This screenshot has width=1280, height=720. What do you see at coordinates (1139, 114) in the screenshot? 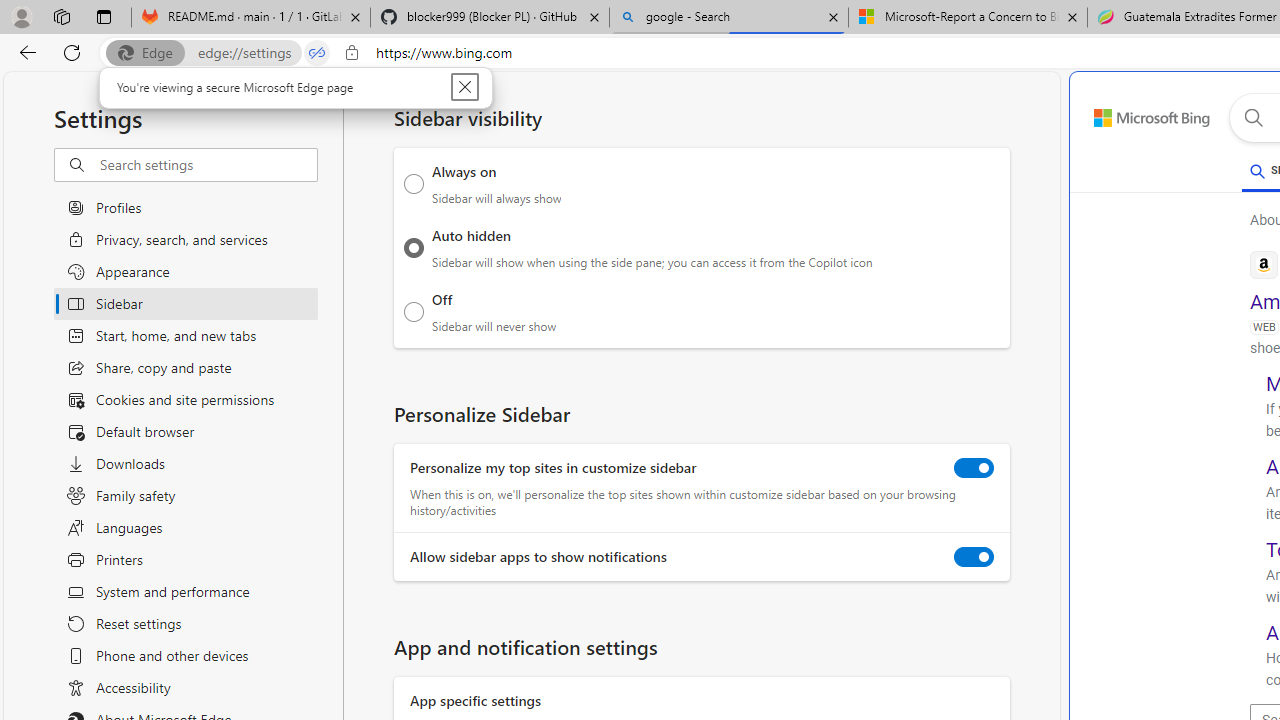
I see `'Back to Bing search'` at bounding box center [1139, 114].